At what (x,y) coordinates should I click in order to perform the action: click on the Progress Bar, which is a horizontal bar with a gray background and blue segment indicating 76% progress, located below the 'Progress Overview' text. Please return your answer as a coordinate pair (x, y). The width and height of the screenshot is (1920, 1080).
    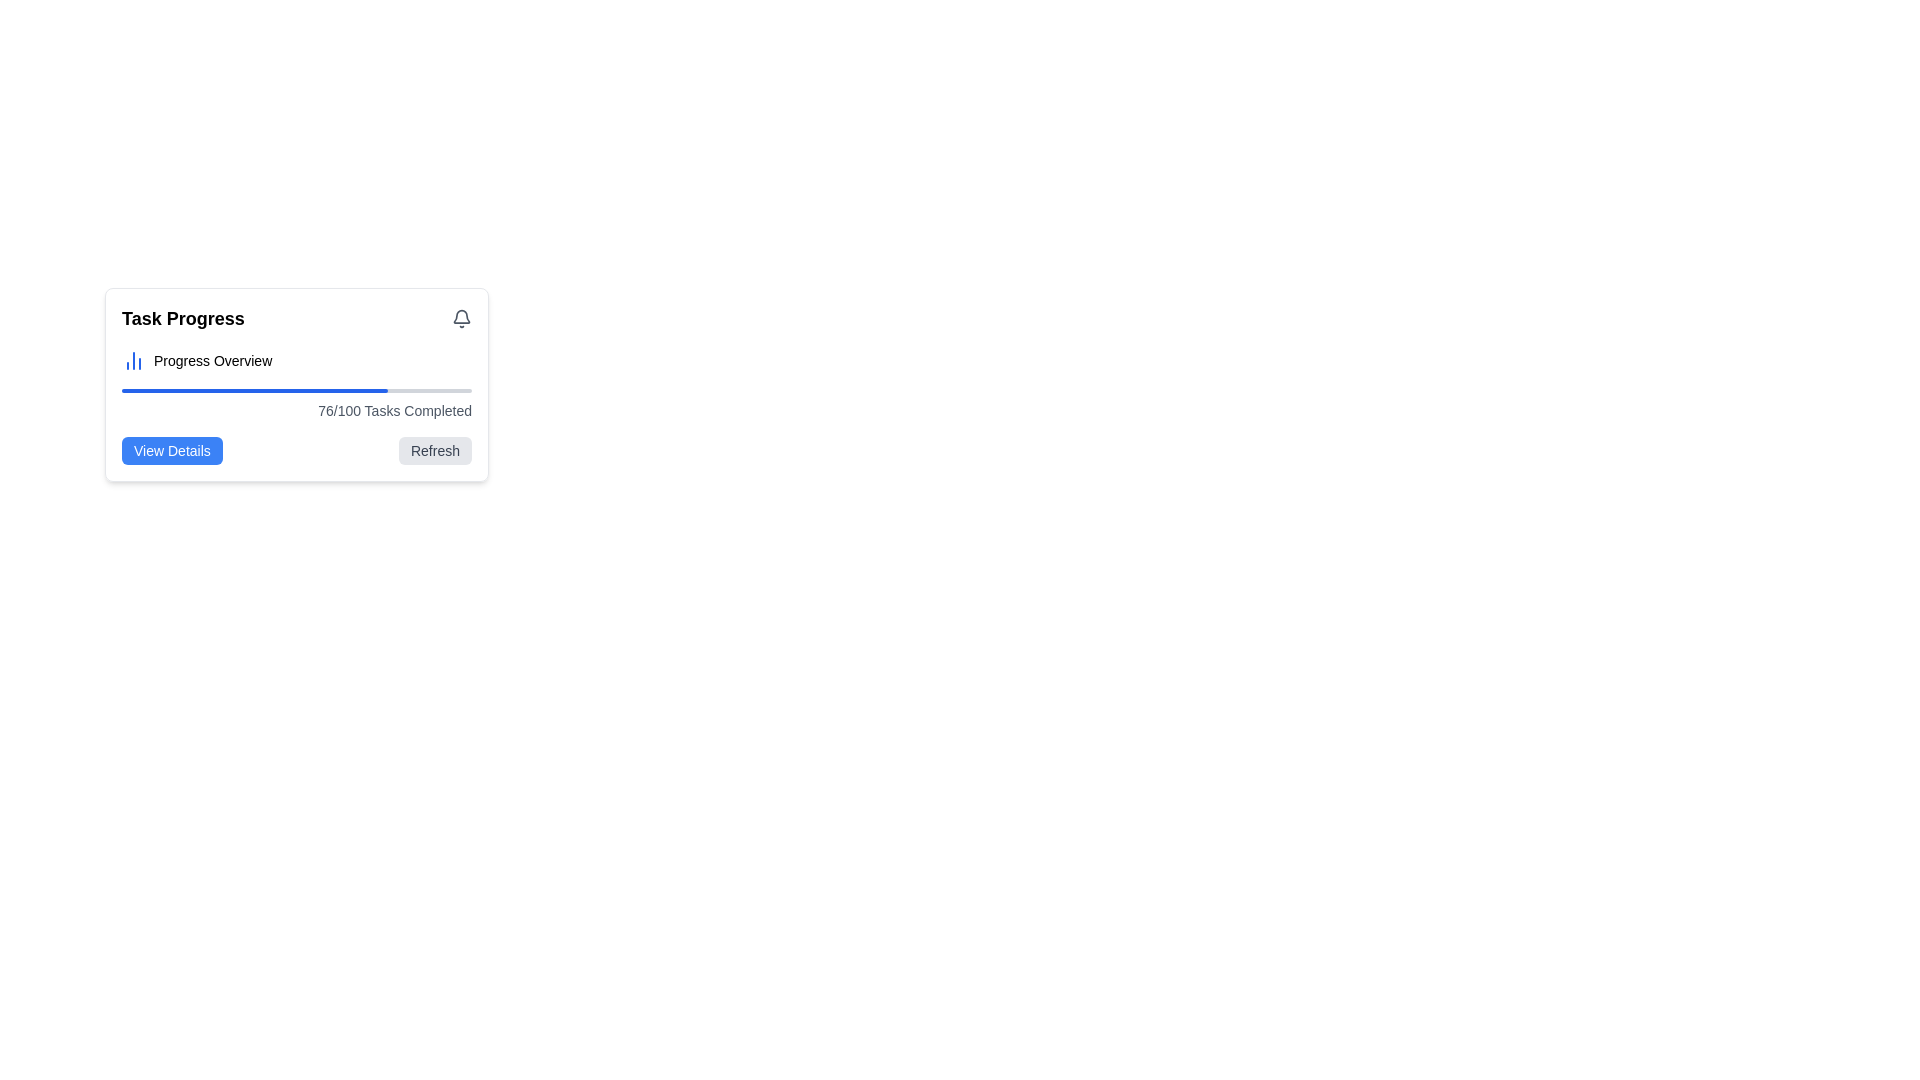
    Looking at the image, I should click on (296, 390).